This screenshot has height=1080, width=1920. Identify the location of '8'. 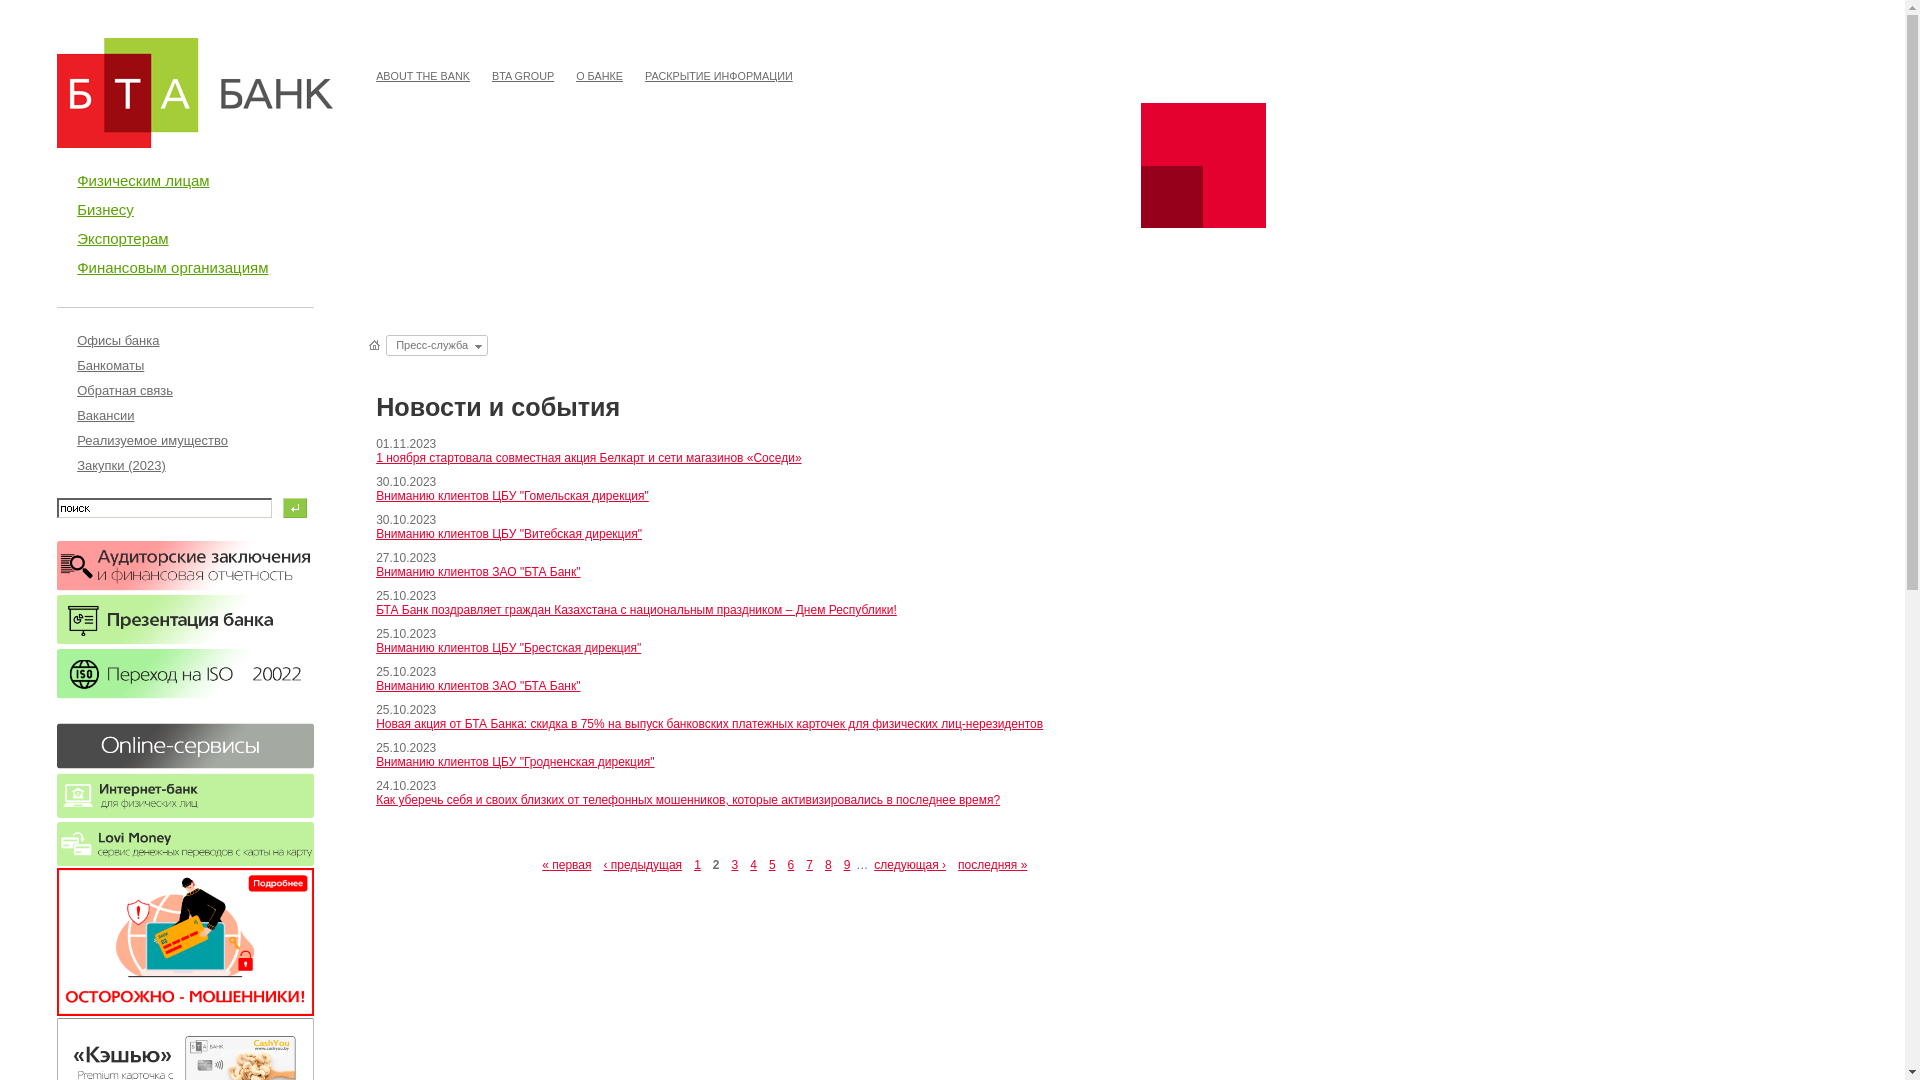
(828, 863).